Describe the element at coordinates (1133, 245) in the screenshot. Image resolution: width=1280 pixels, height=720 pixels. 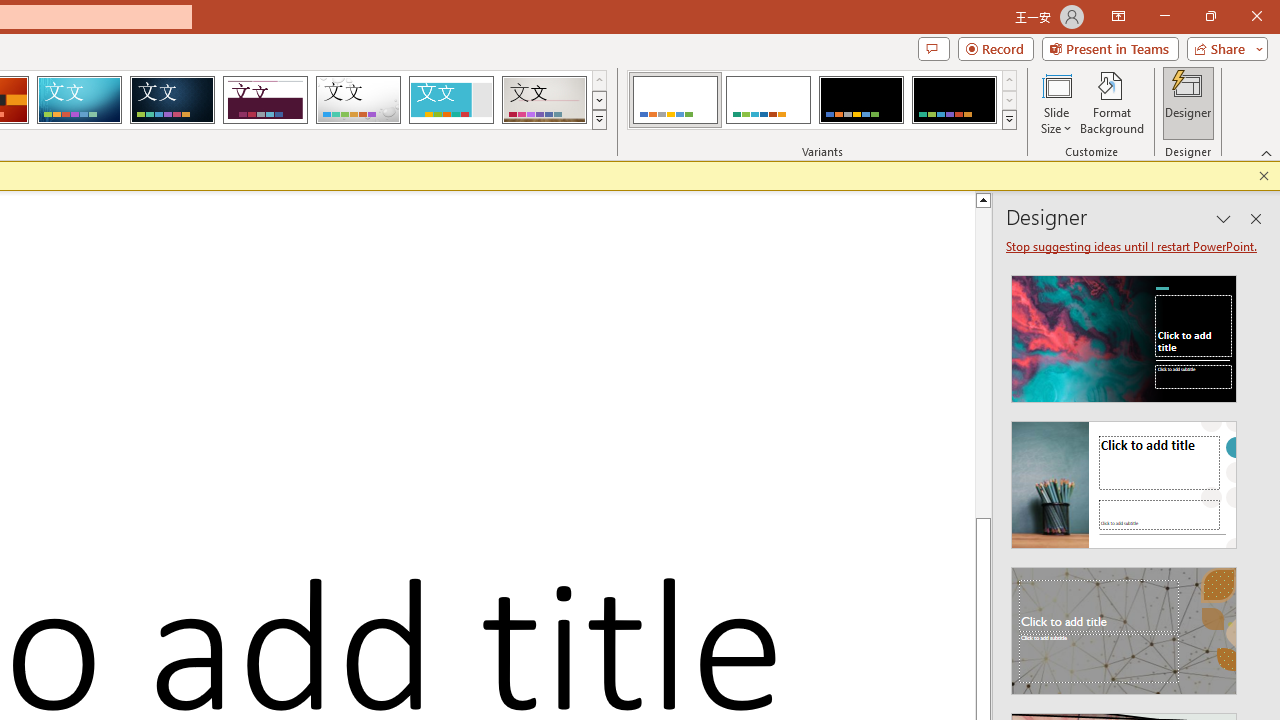
I see `'Turn off Designer for this session.'` at that location.